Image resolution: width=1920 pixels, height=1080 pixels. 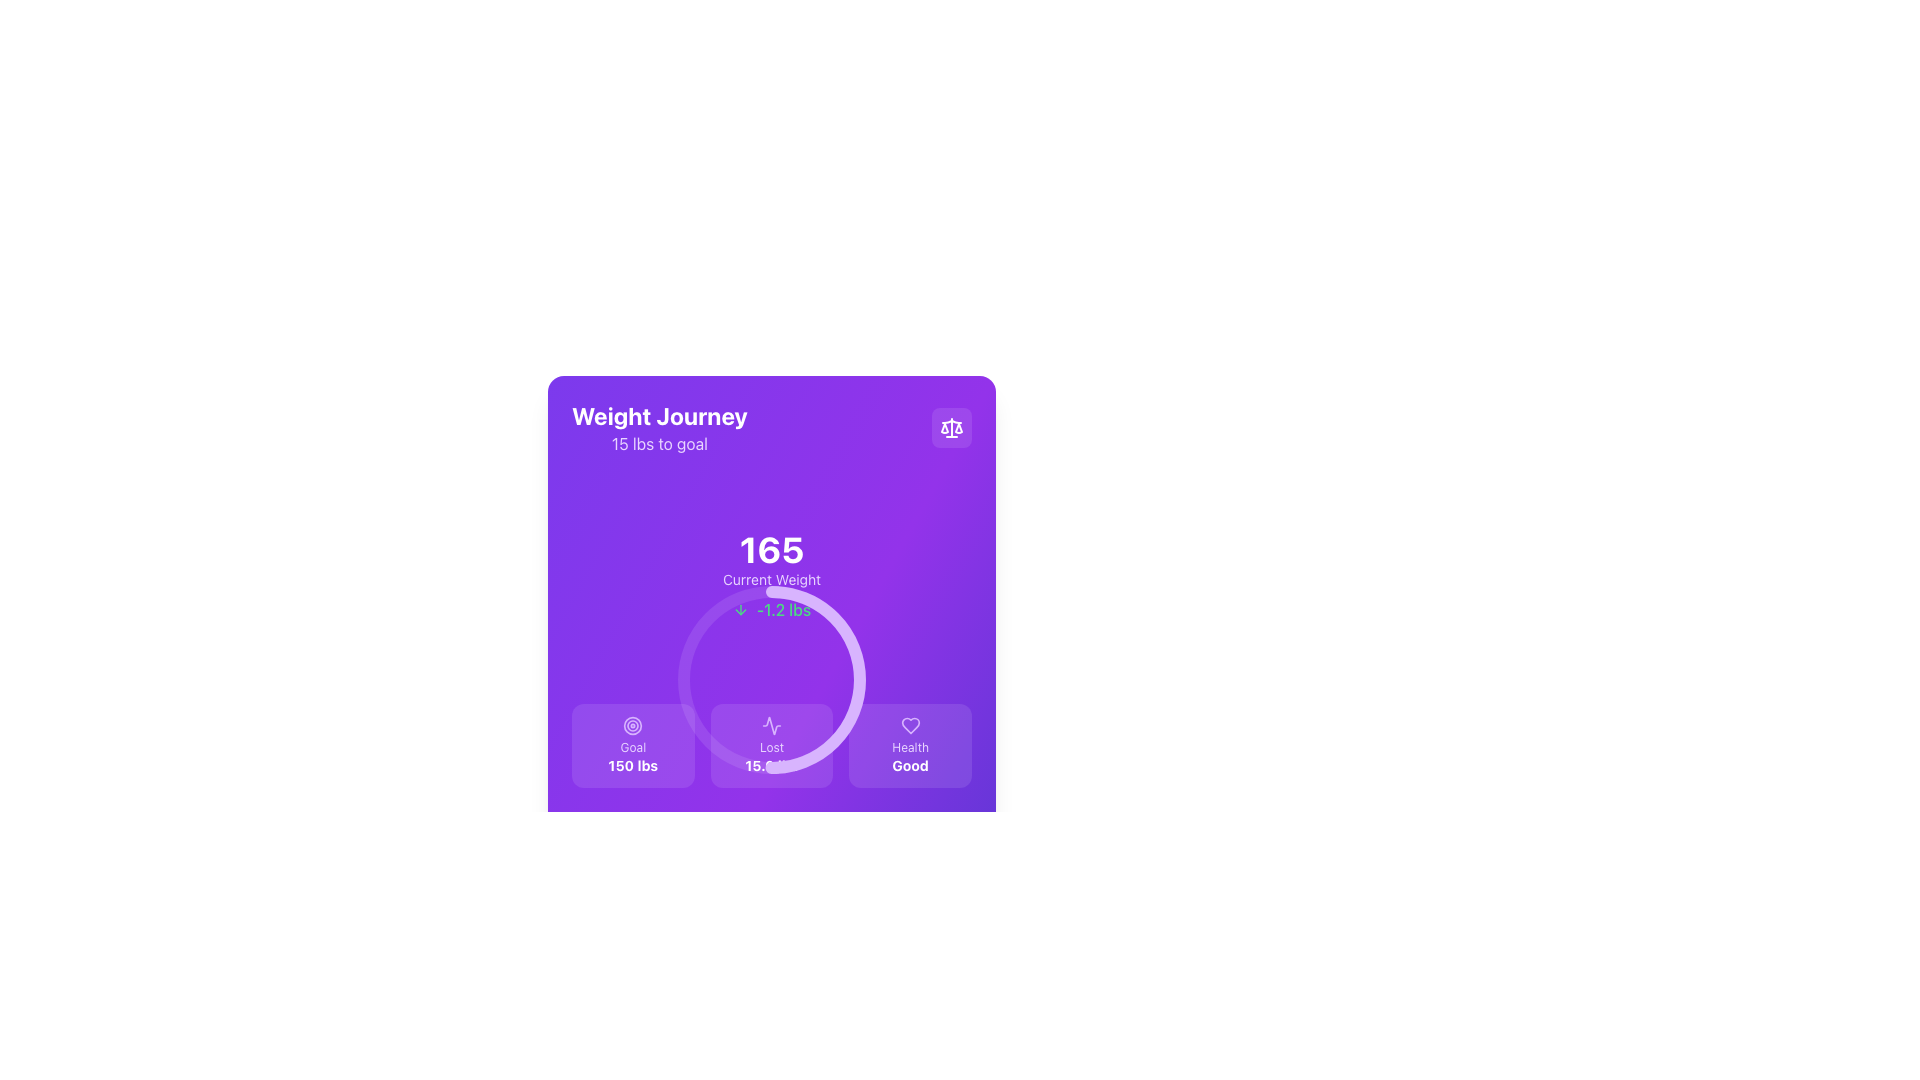 I want to click on text content of the Text label that displays the amount of weight lost, located at the bottom of the 'Lost' card in the user interface for tracking weight goals, so click(x=771, y=765).